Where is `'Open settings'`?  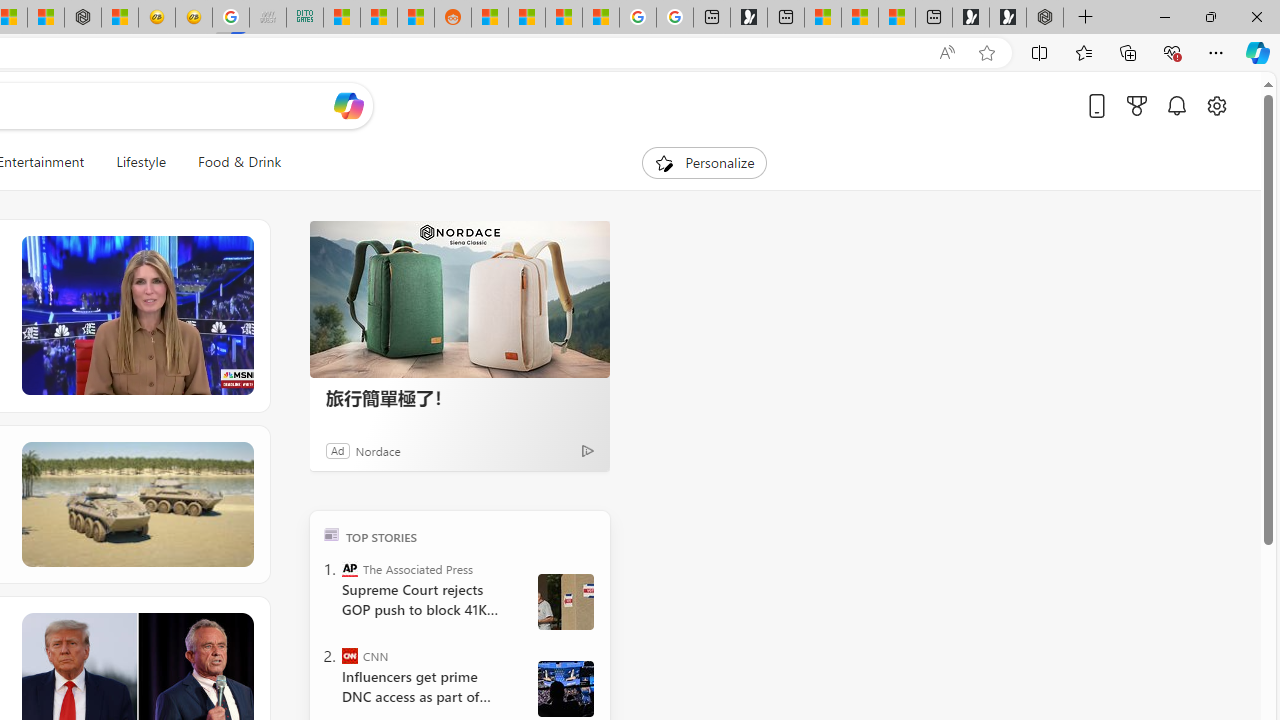 'Open settings' is located at coordinates (1215, 105).